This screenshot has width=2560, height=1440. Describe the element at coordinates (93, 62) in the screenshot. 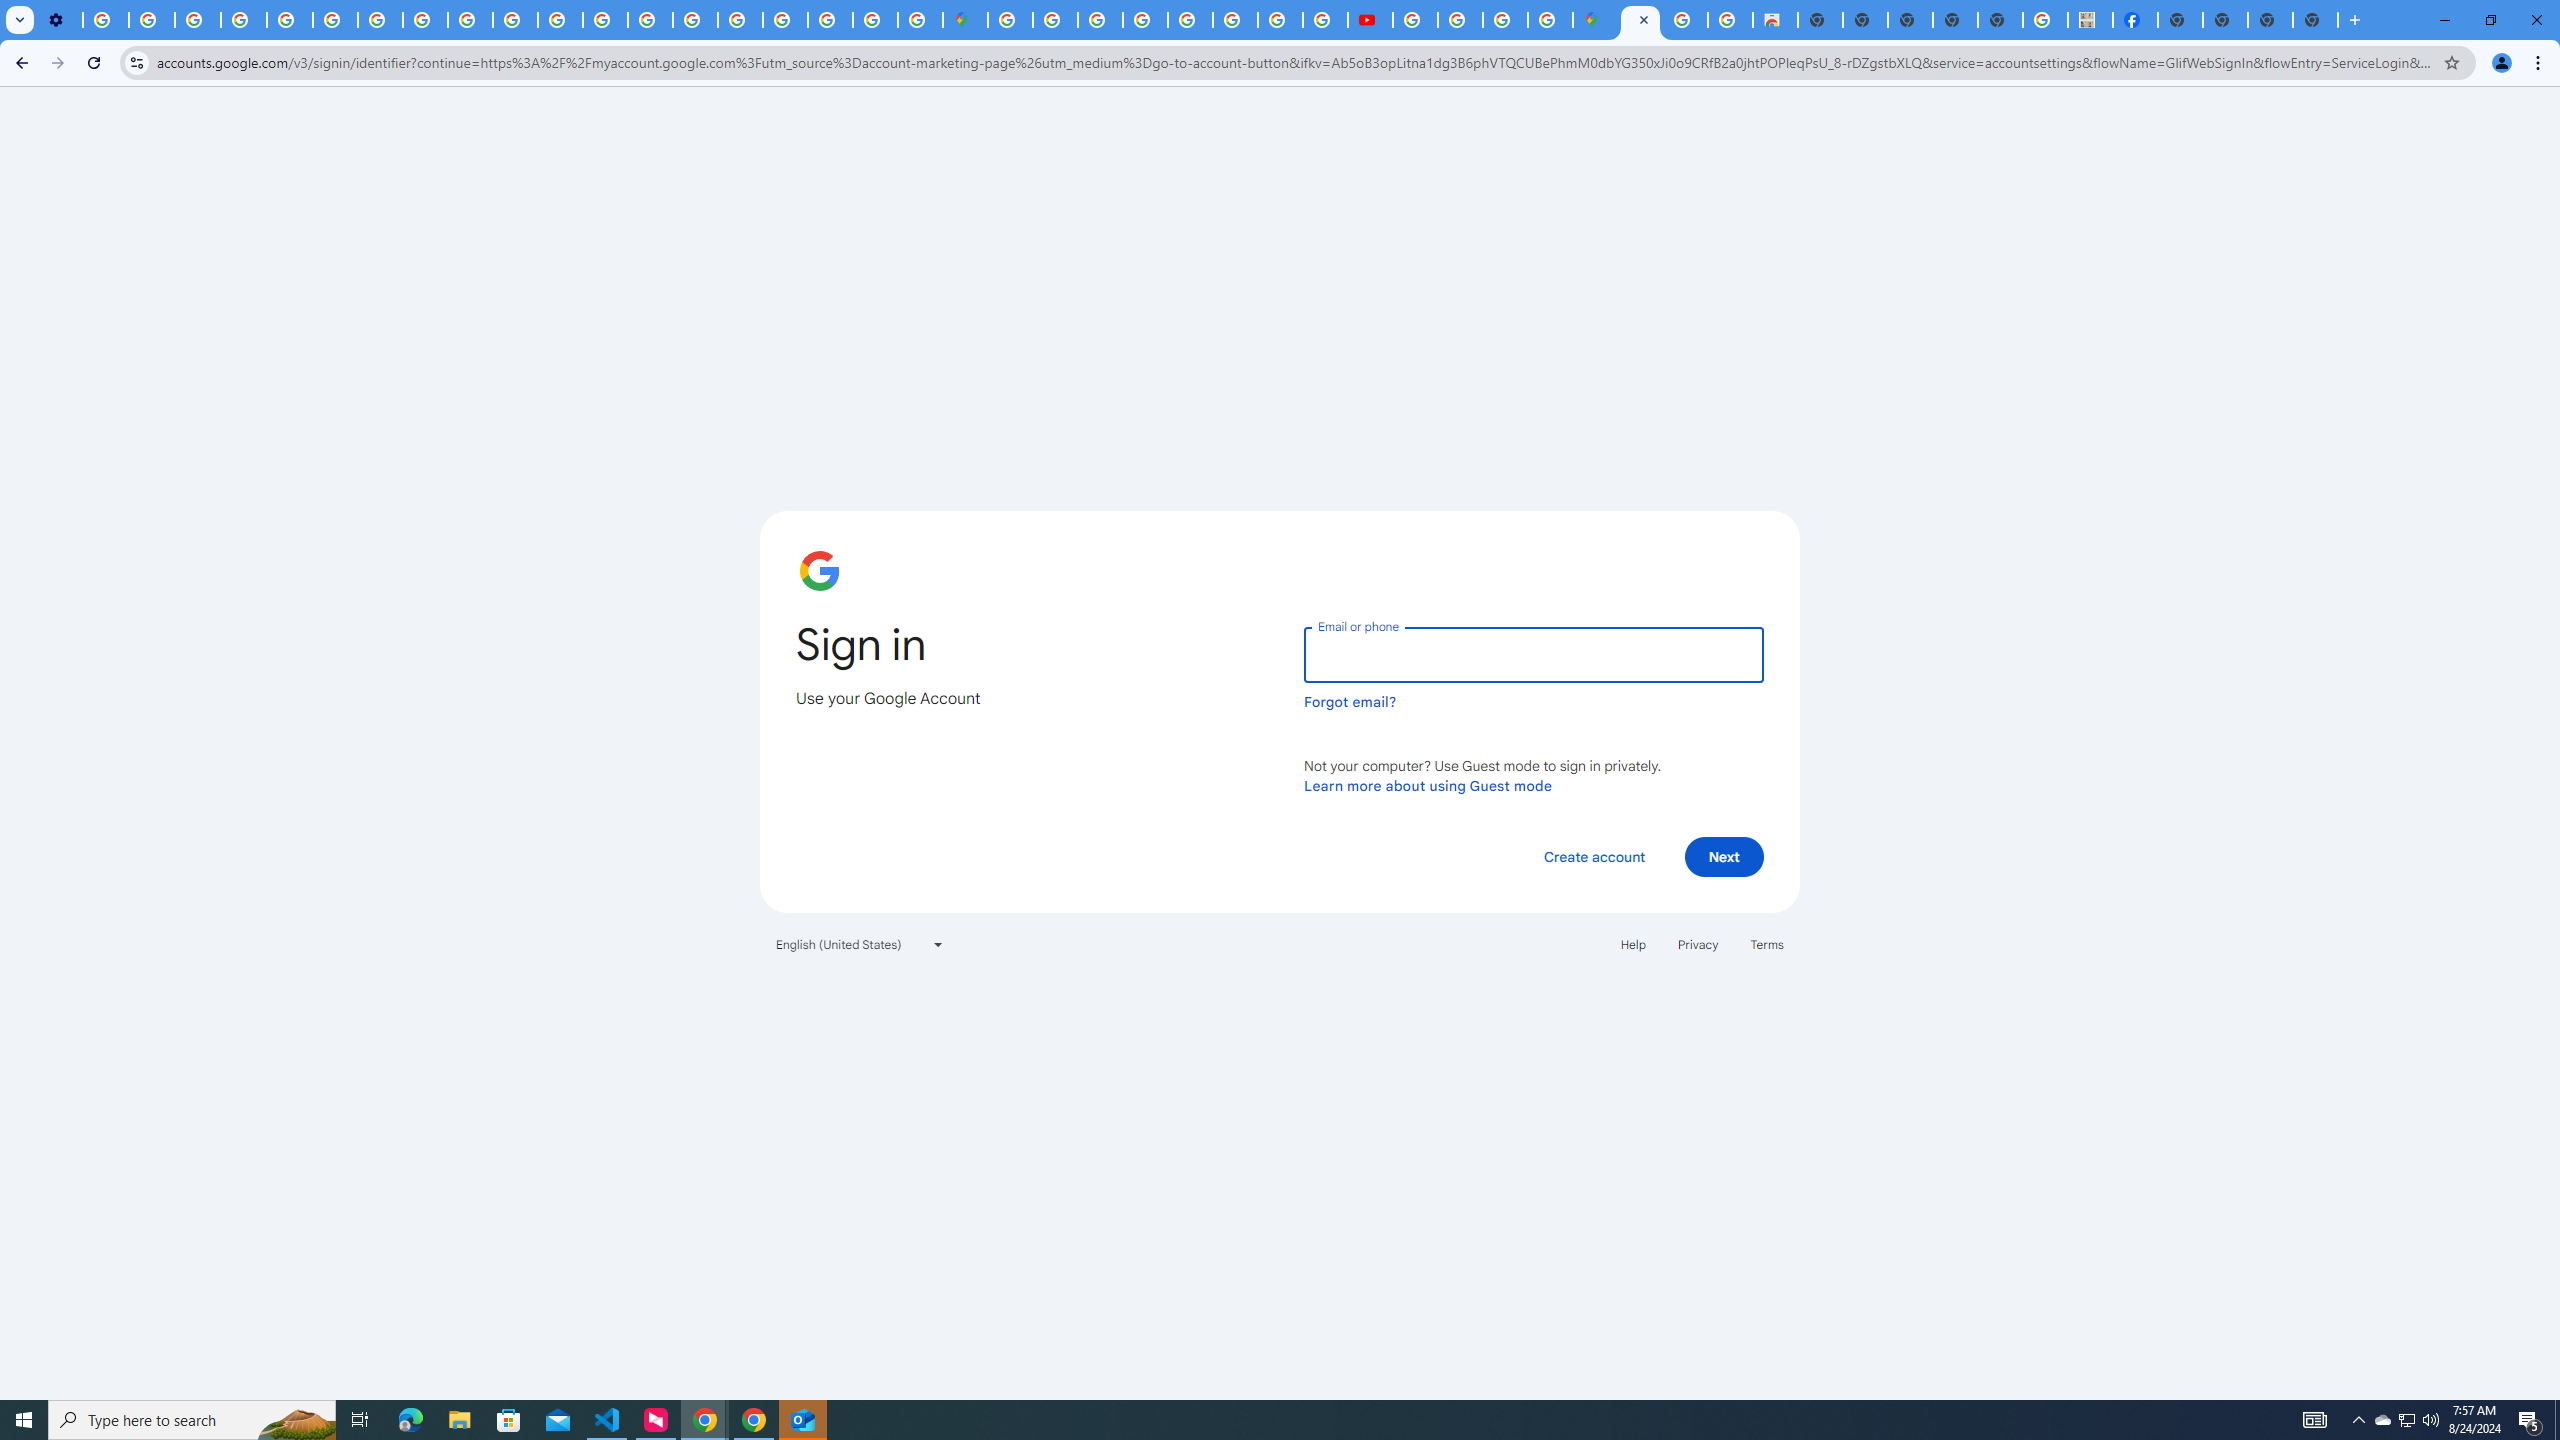

I see `'Reload'` at that location.